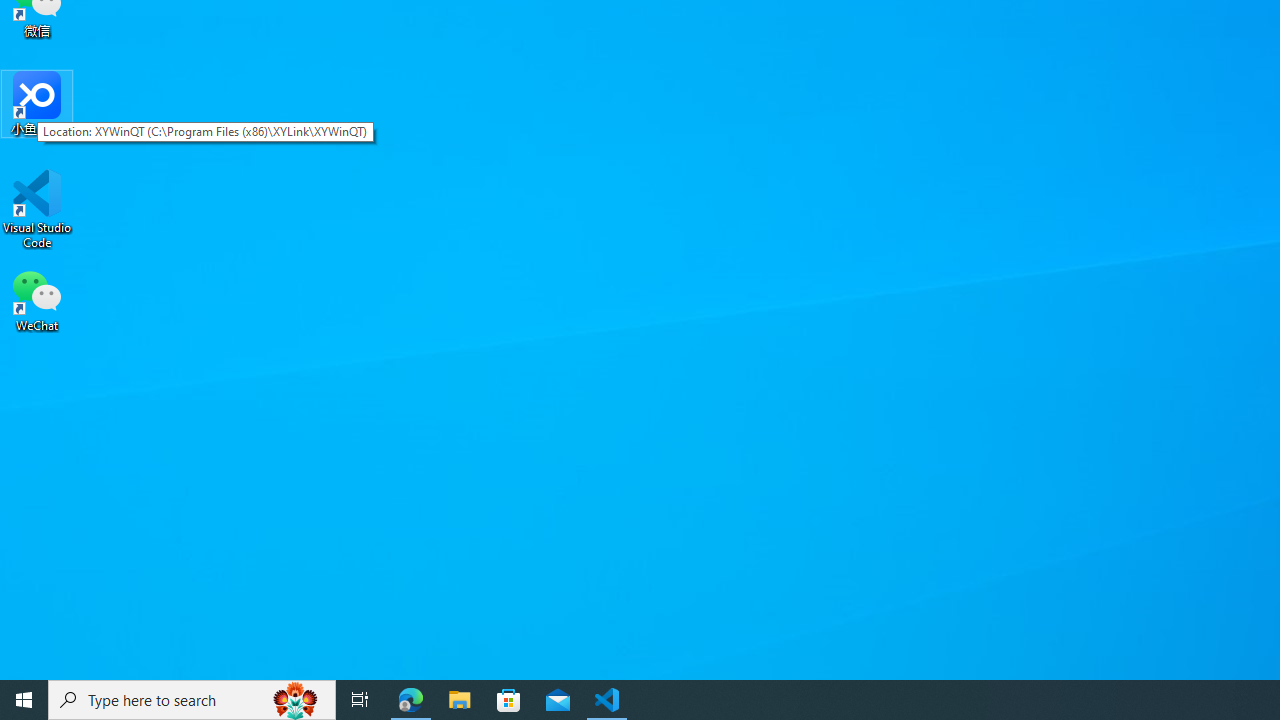 This screenshot has width=1280, height=720. What do you see at coordinates (459, 698) in the screenshot?
I see `'File Explorer'` at bounding box center [459, 698].